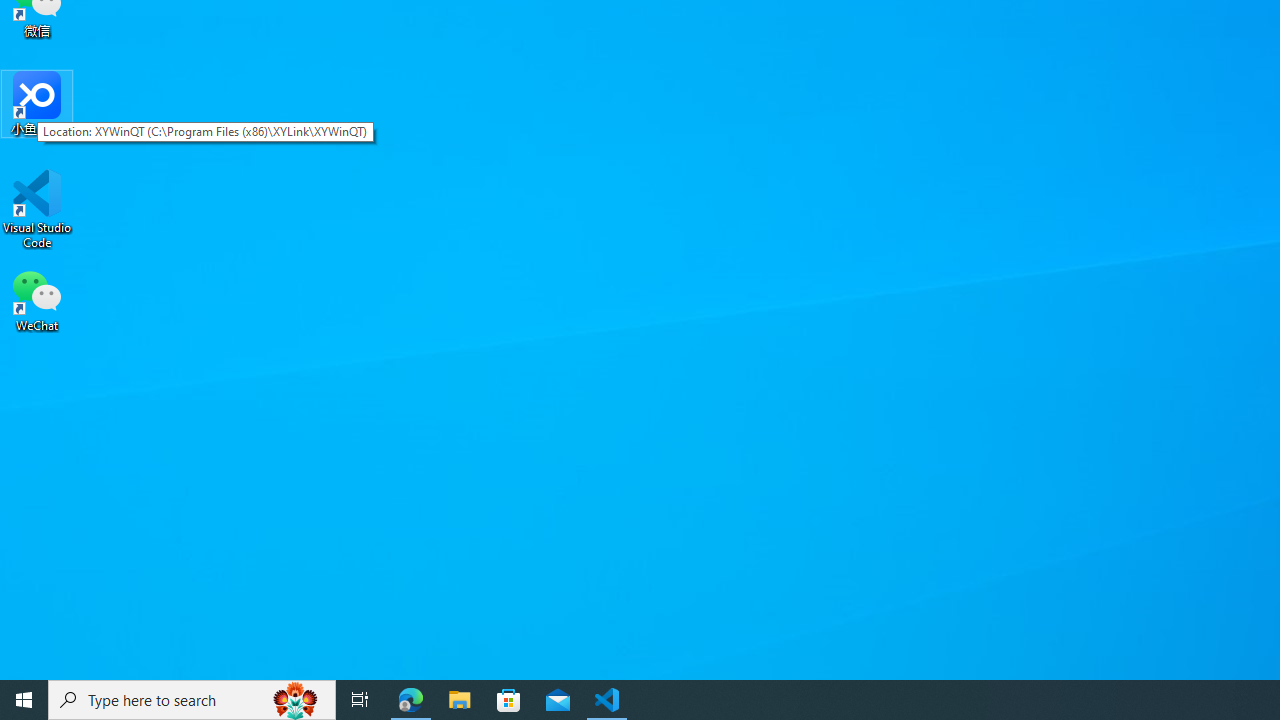 This screenshot has width=1280, height=720. What do you see at coordinates (459, 698) in the screenshot?
I see `'File Explorer'` at bounding box center [459, 698].